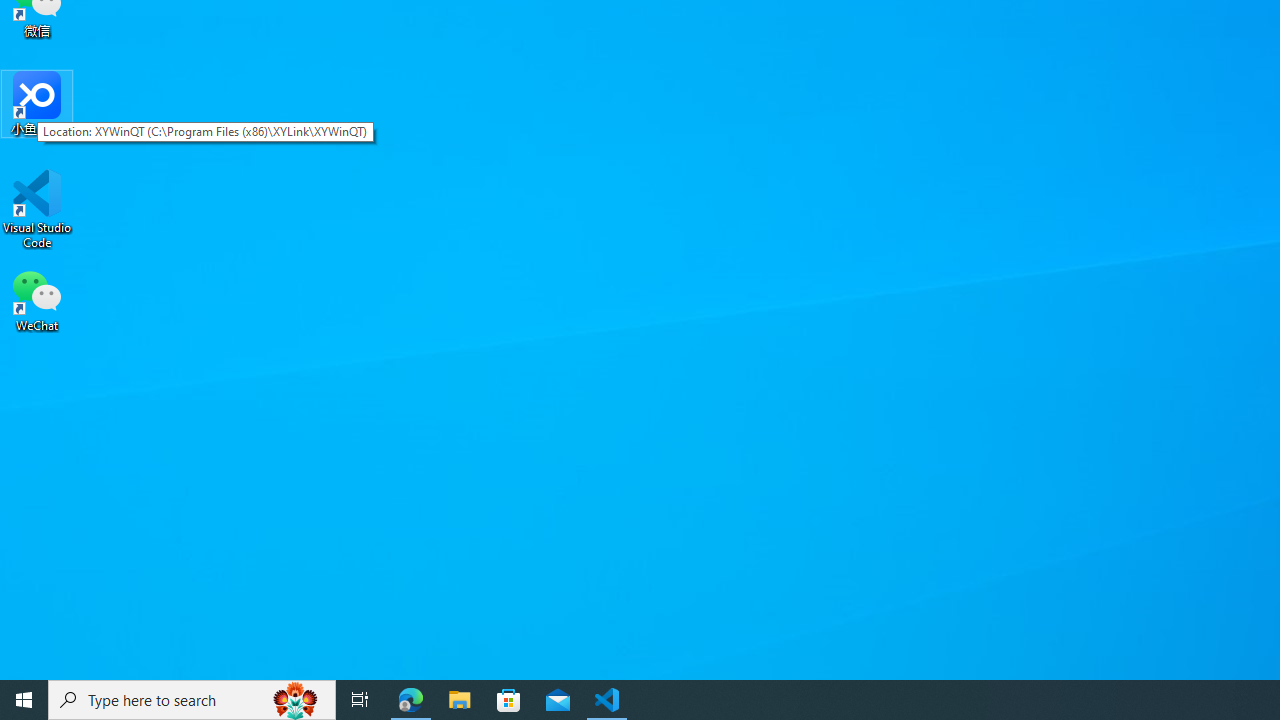 This screenshot has width=1280, height=720. What do you see at coordinates (459, 698) in the screenshot?
I see `'File Explorer'` at bounding box center [459, 698].